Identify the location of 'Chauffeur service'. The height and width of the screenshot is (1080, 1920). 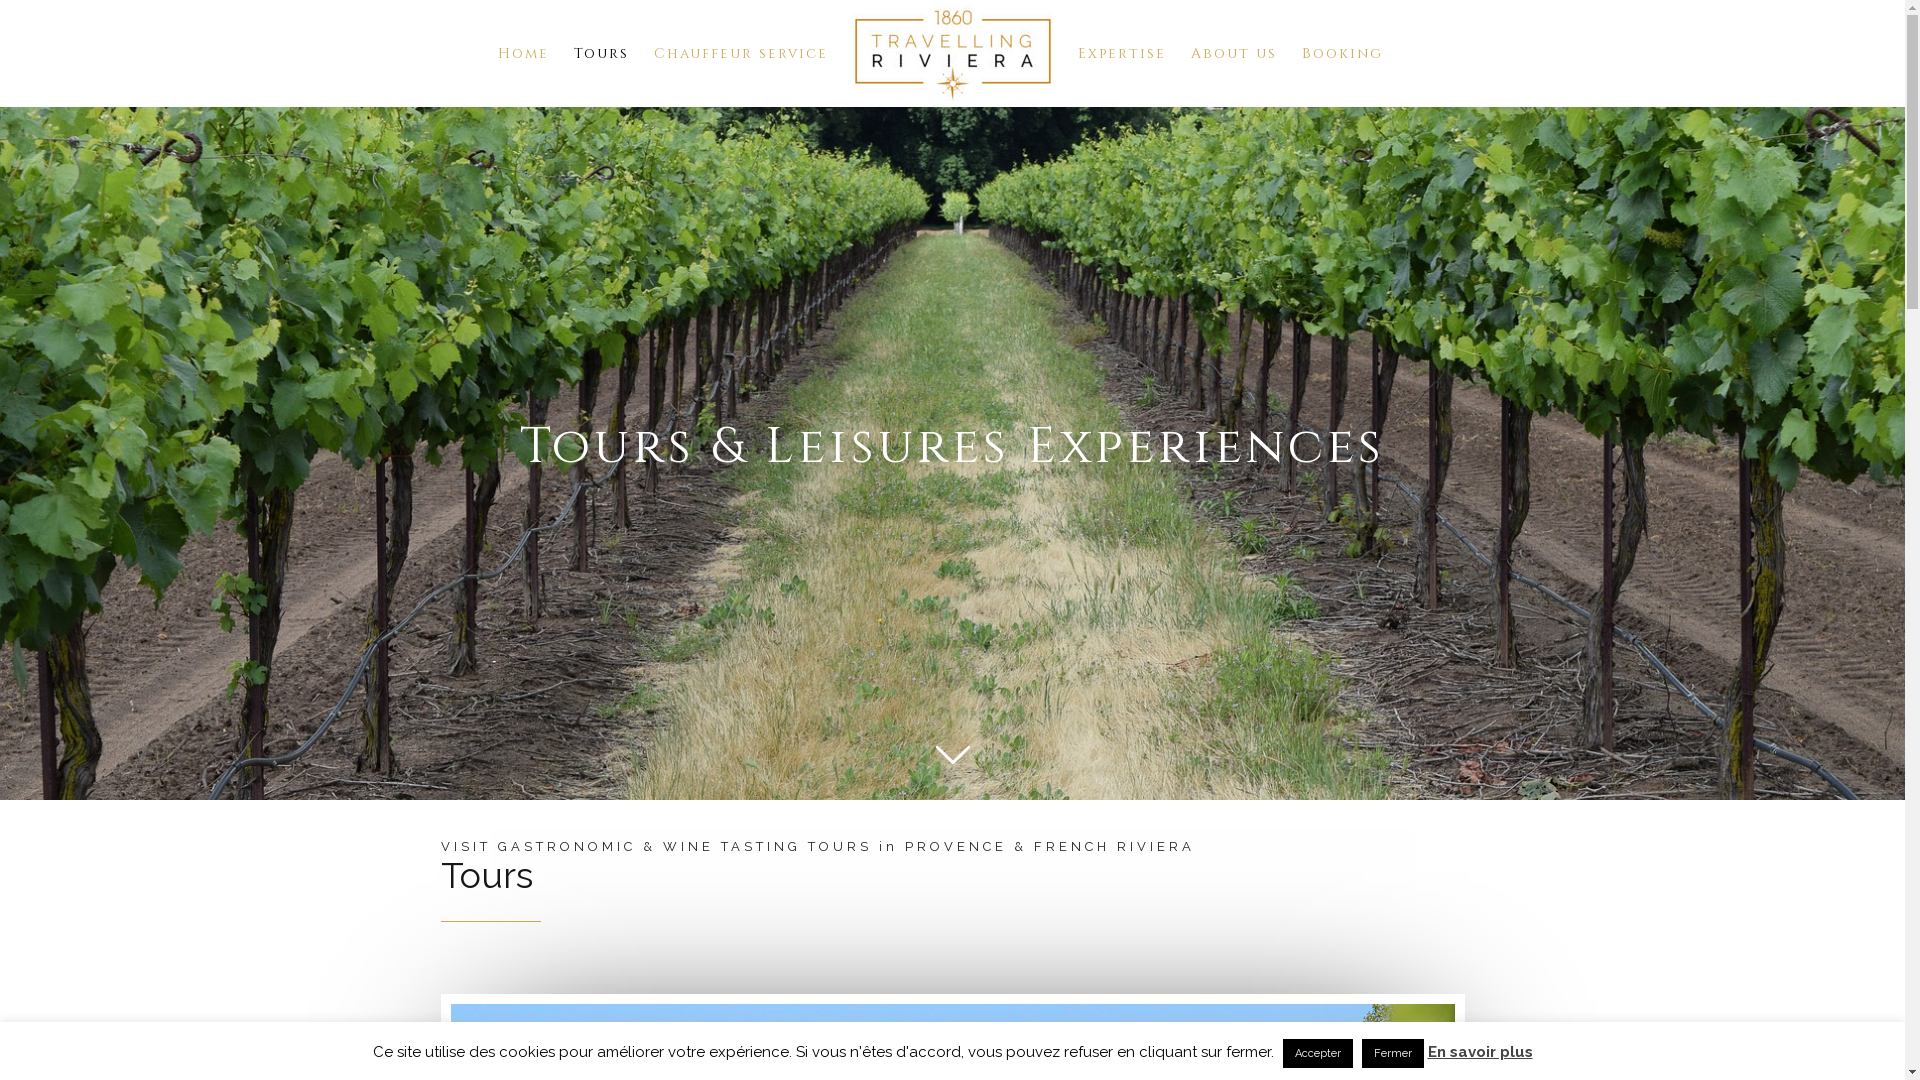
(739, 53).